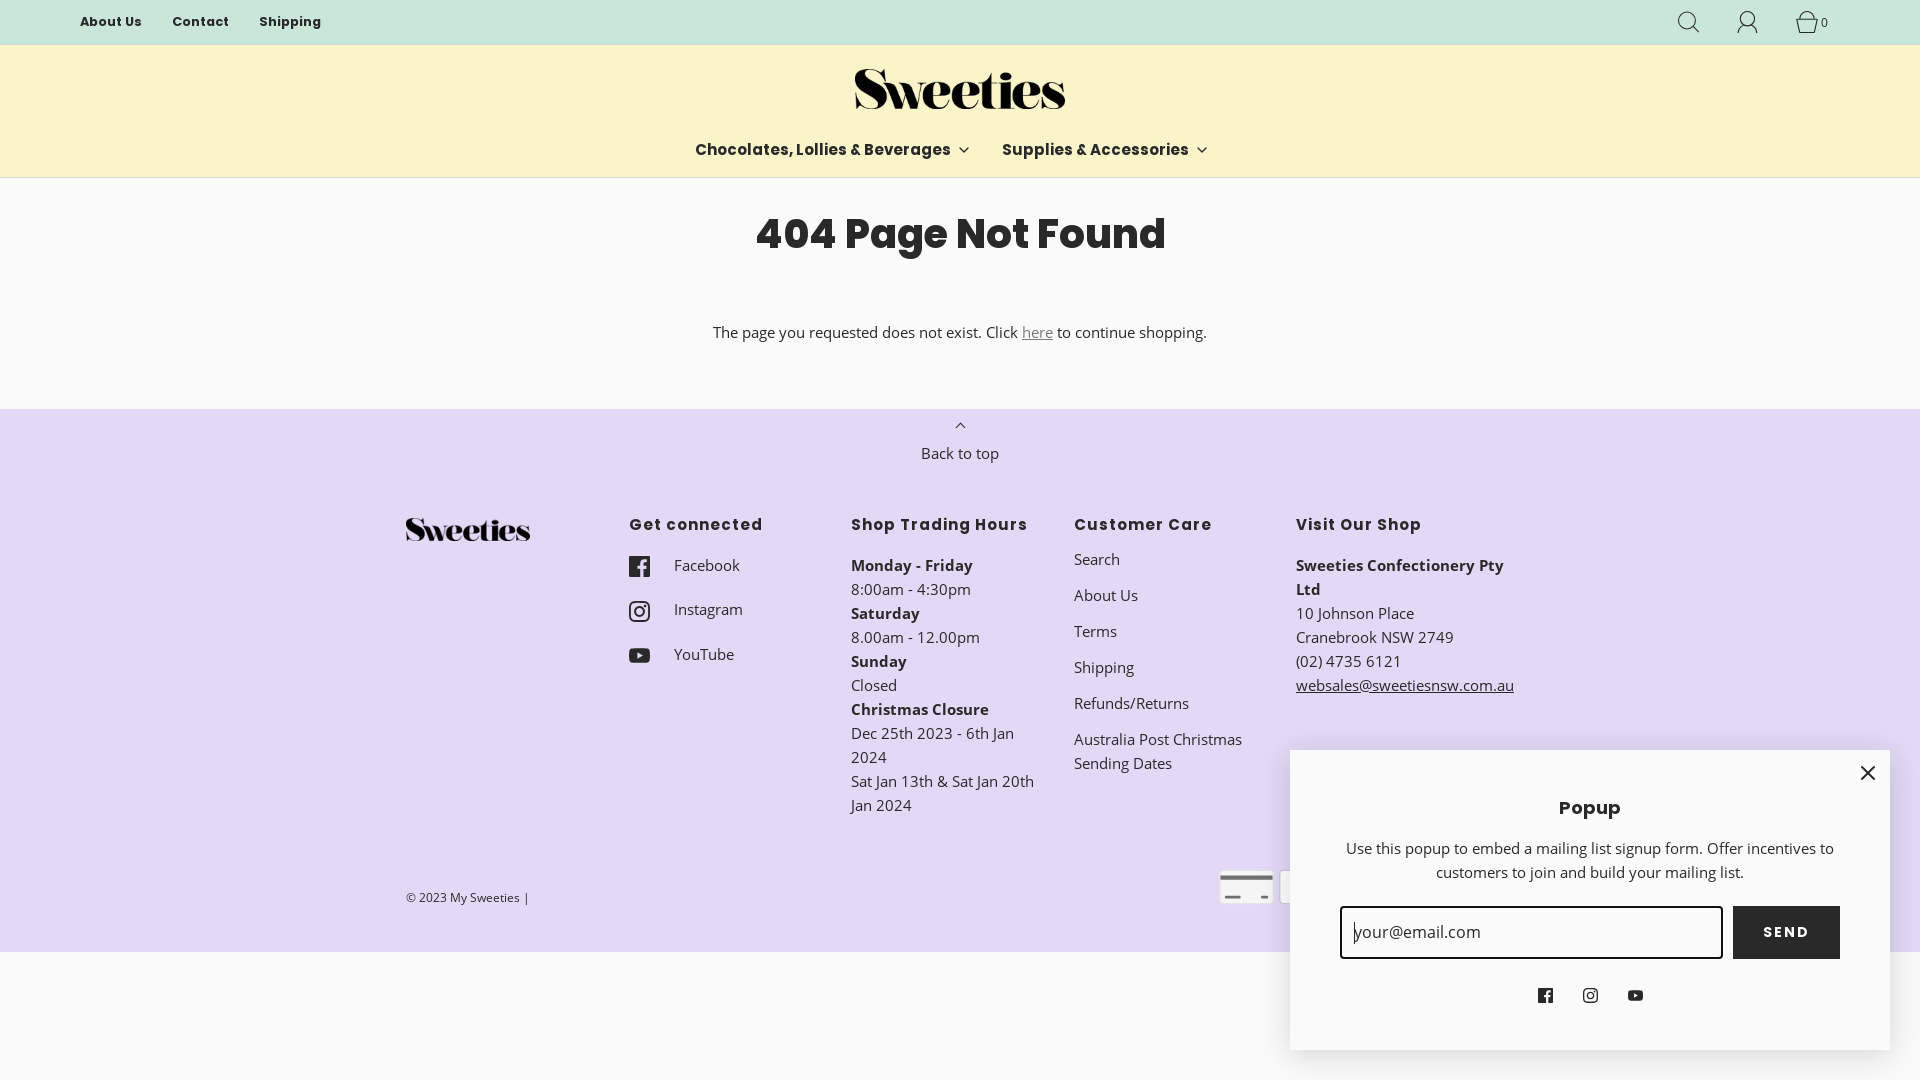 Image resolution: width=1920 pixels, height=1080 pixels. Describe the element at coordinates (1818, 22) in the screenshot. I see `'0'` at that location.